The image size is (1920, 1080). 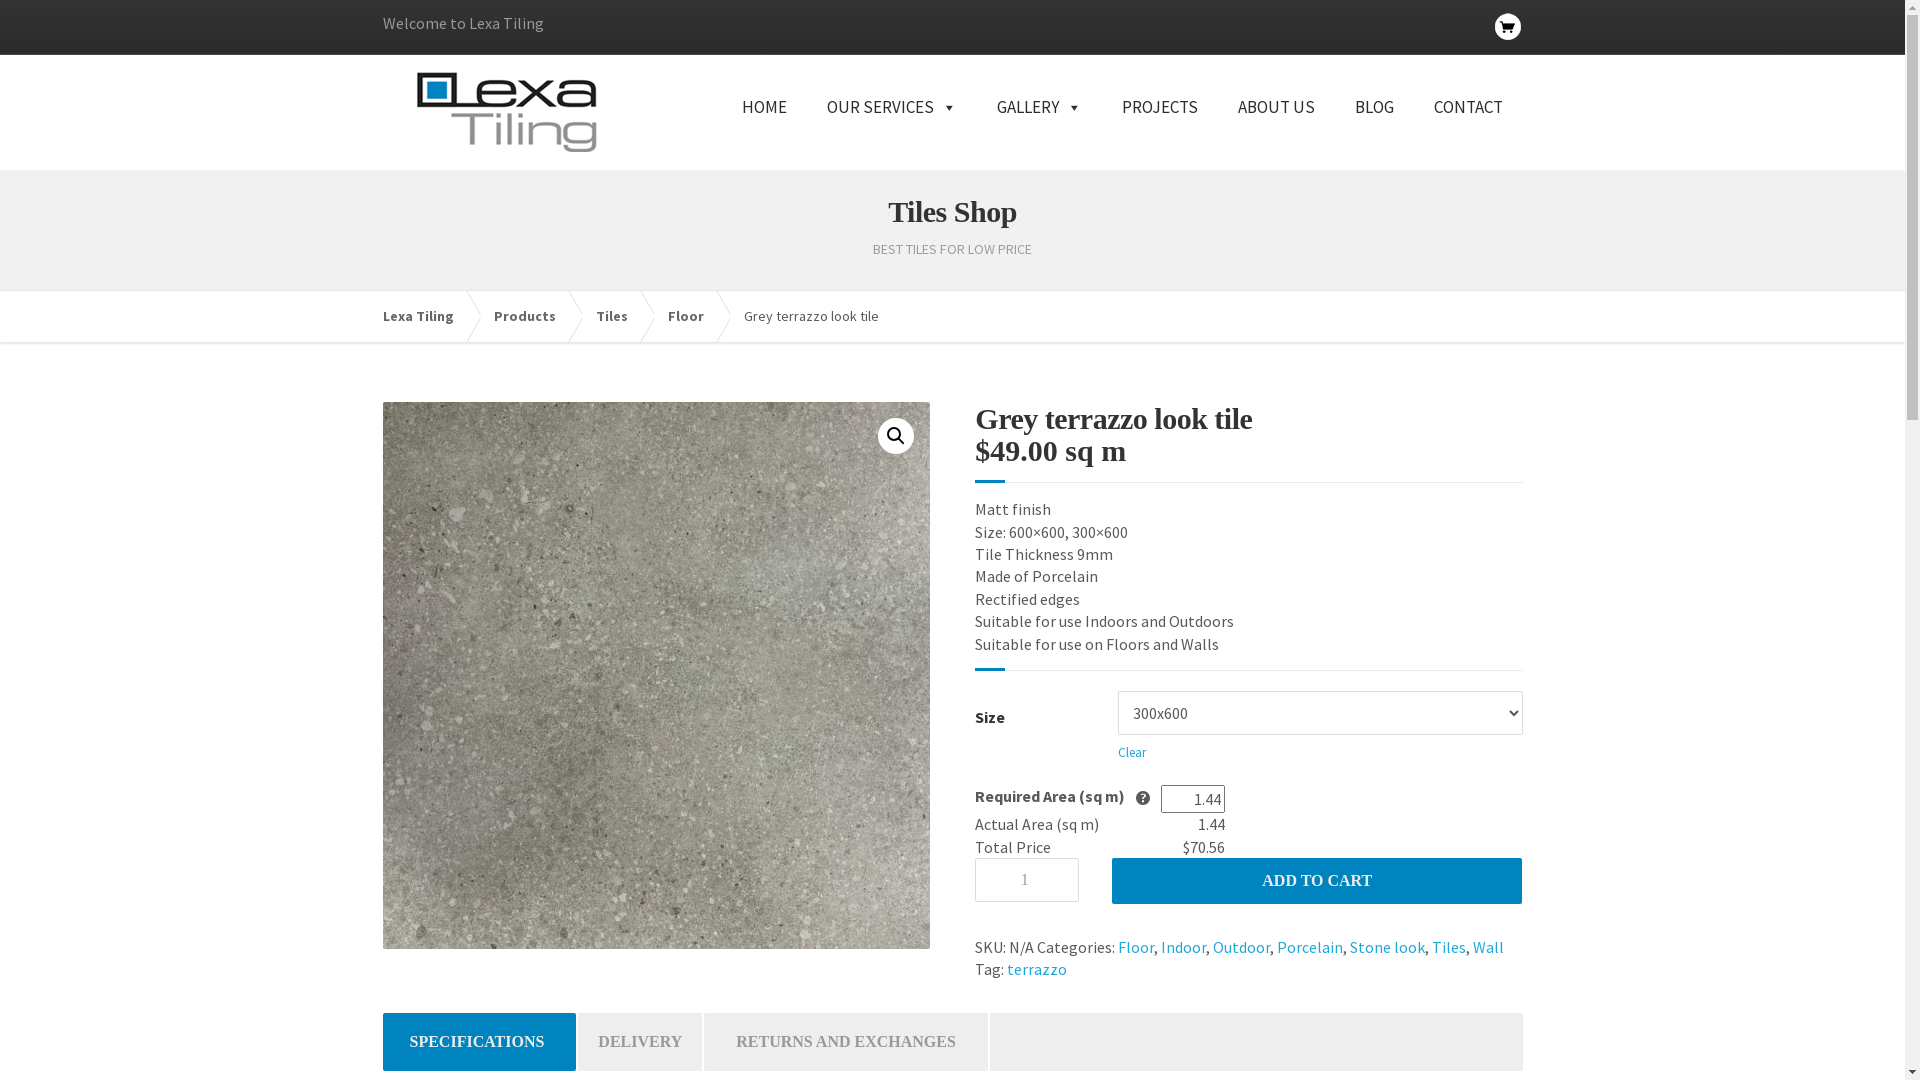 I want to click on 'terrazzo', so click(x=1036, y=967).